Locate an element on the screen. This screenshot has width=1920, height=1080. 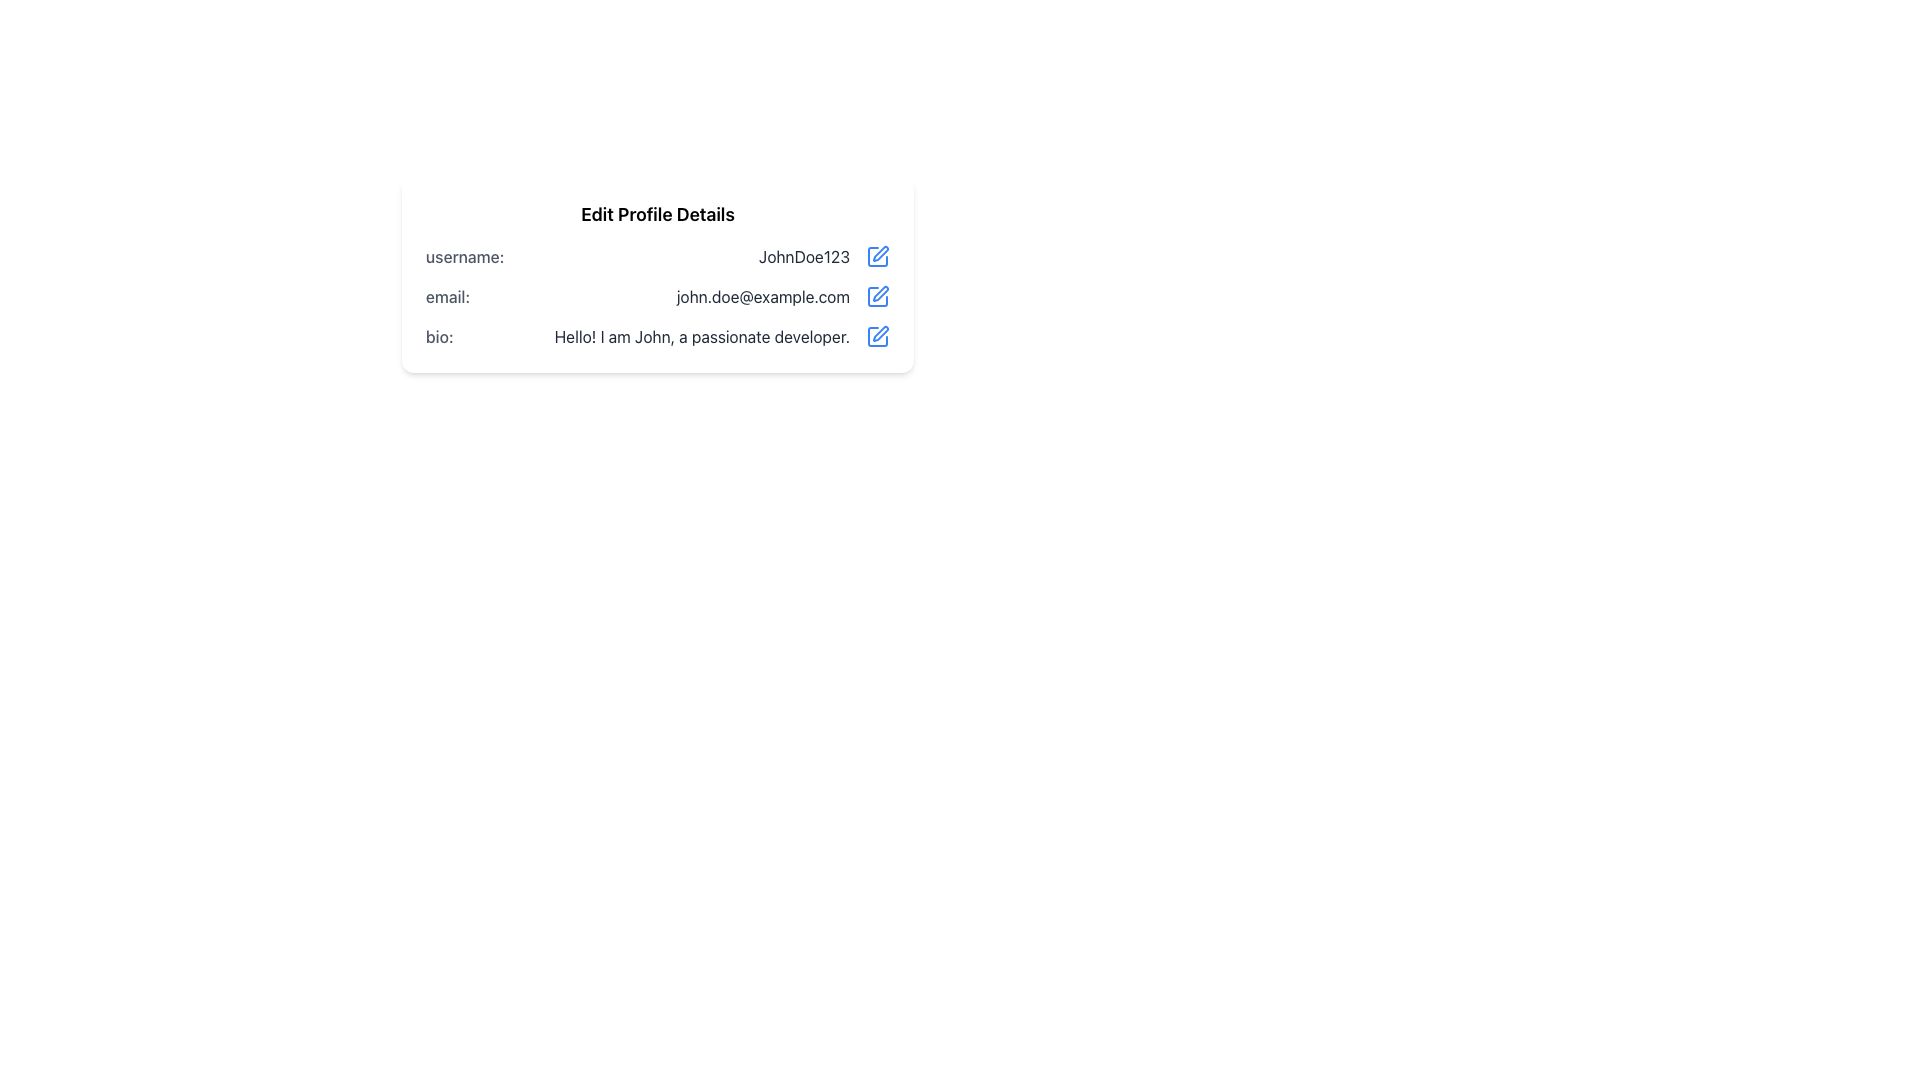
the static text display showing the username 'JohnDoe123', which is styled in bold, dark gray font and located beside the label 'username:' and to the left of an edit icon is located at coordinates (824, 256).